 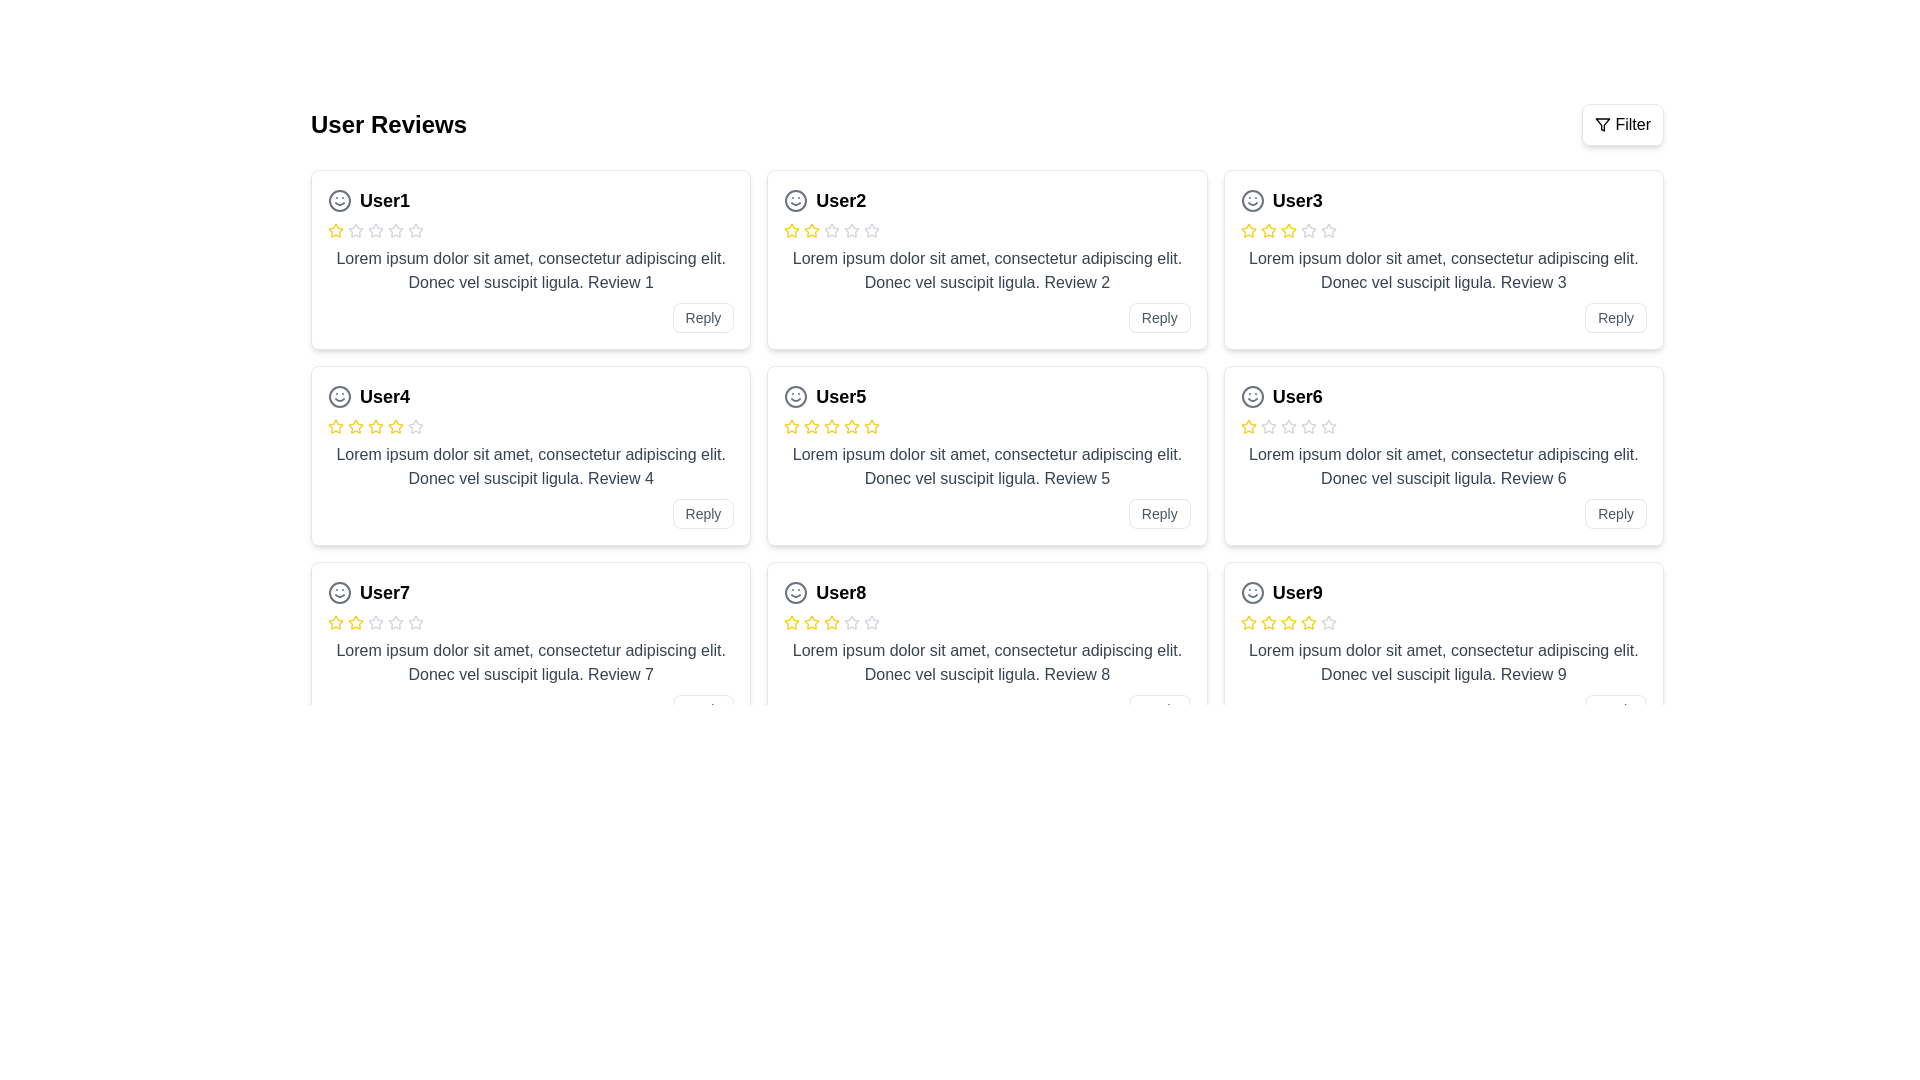 I want to click on the appearance of the fourth unselected rating star icon in the review section for 'User1', so click(x=375, y=230).